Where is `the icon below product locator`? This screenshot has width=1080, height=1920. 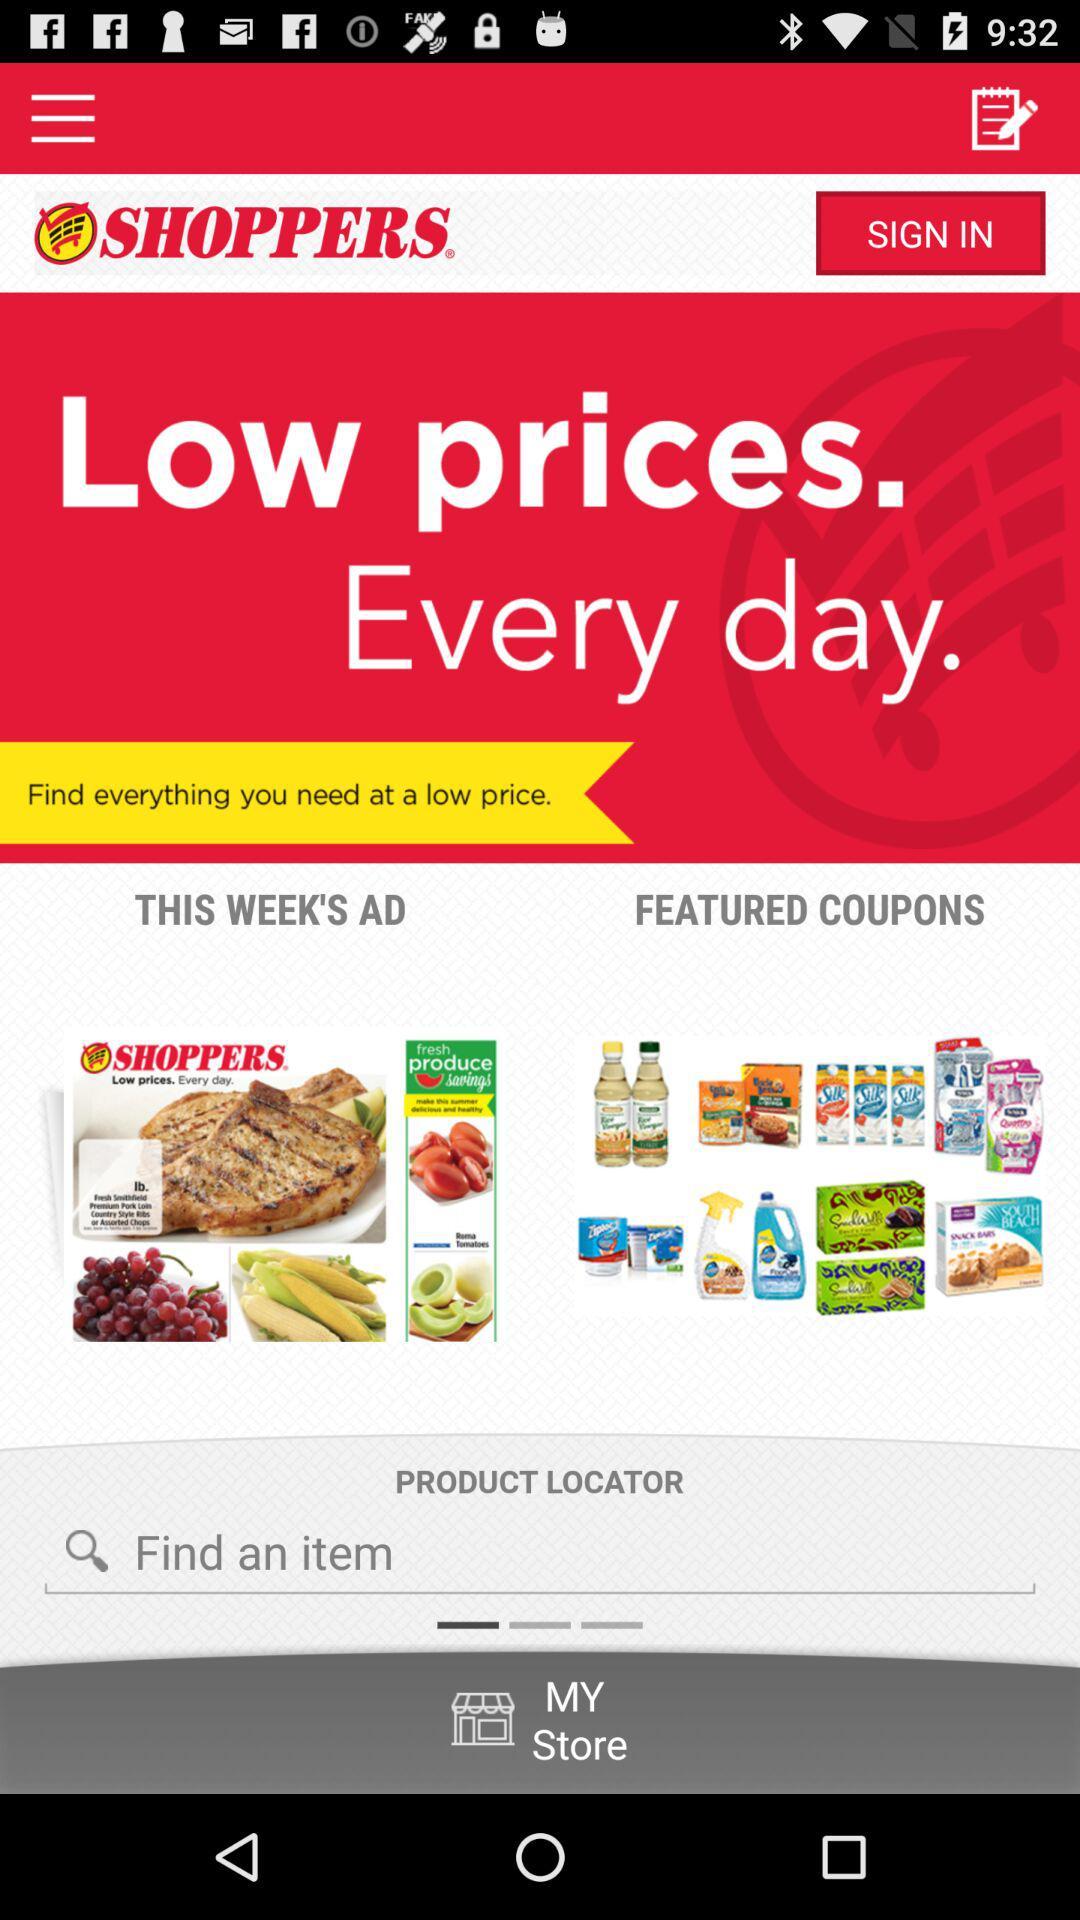
the icon below product locator is located at coordinates (540, 1552).